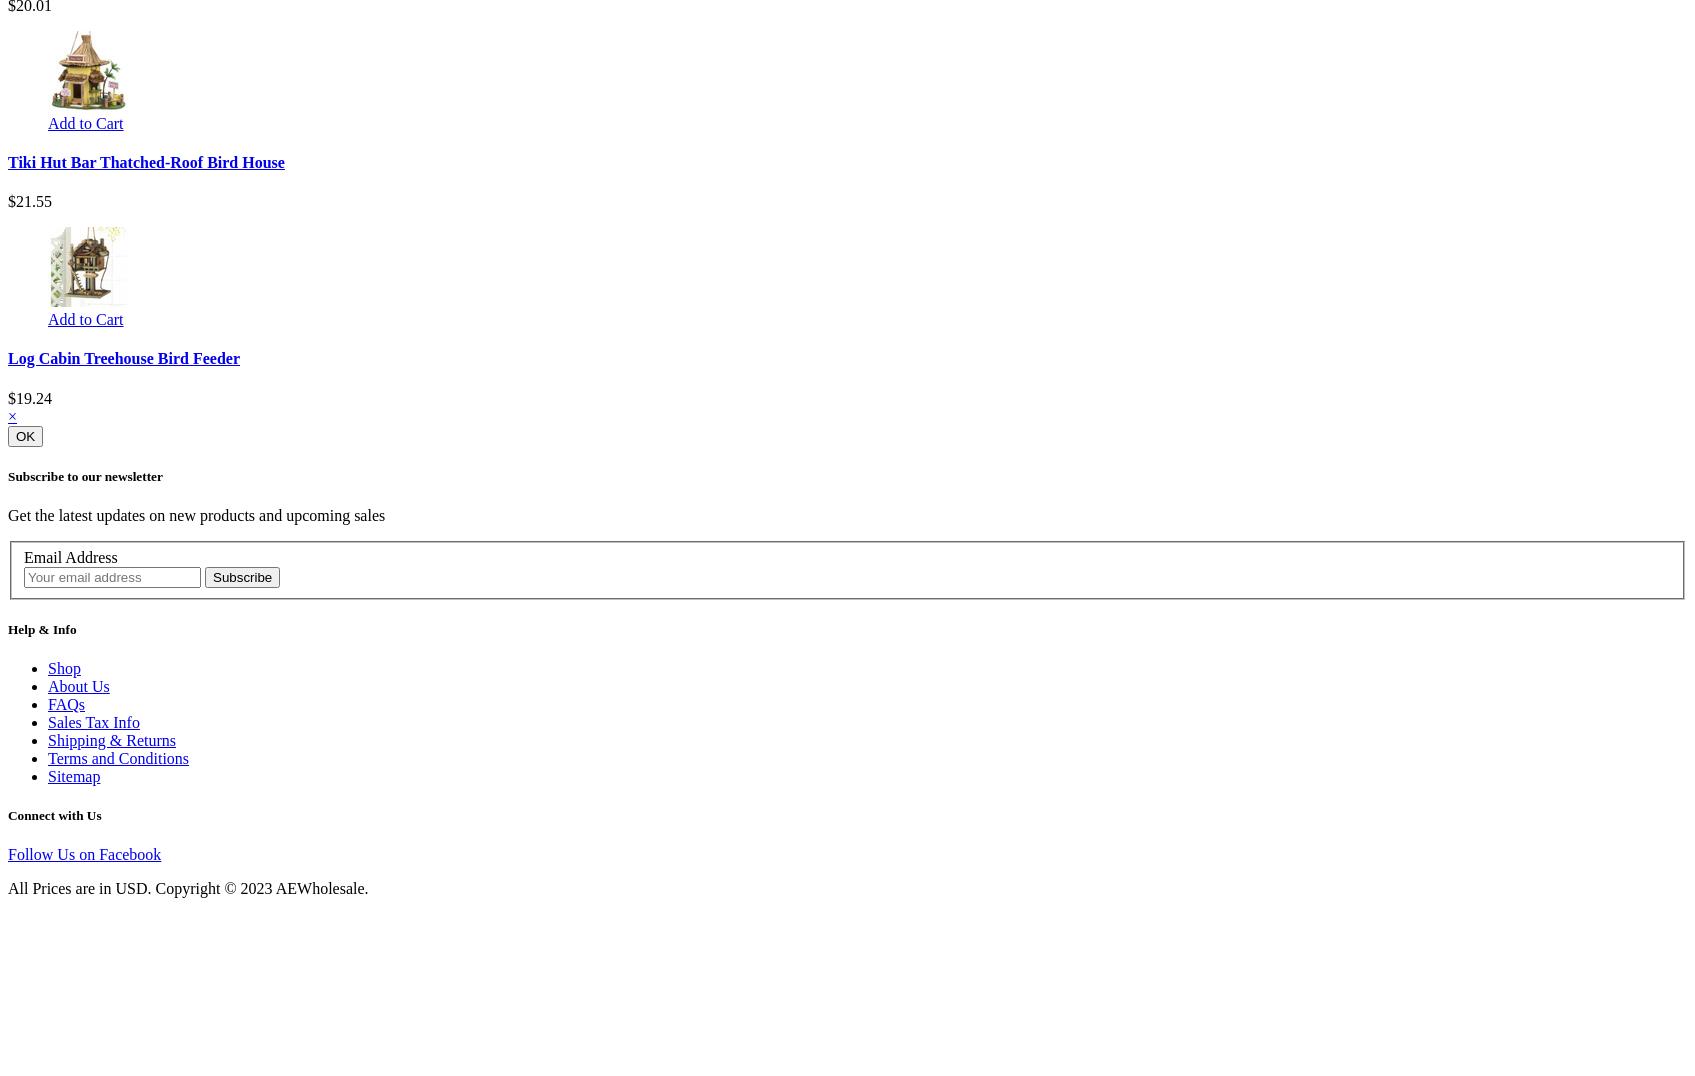 The image size is (1695, 1076). What do you see at coordinates (25, 435) in the screenshot?
I see `'OK'` at bounding box center [25, 435].